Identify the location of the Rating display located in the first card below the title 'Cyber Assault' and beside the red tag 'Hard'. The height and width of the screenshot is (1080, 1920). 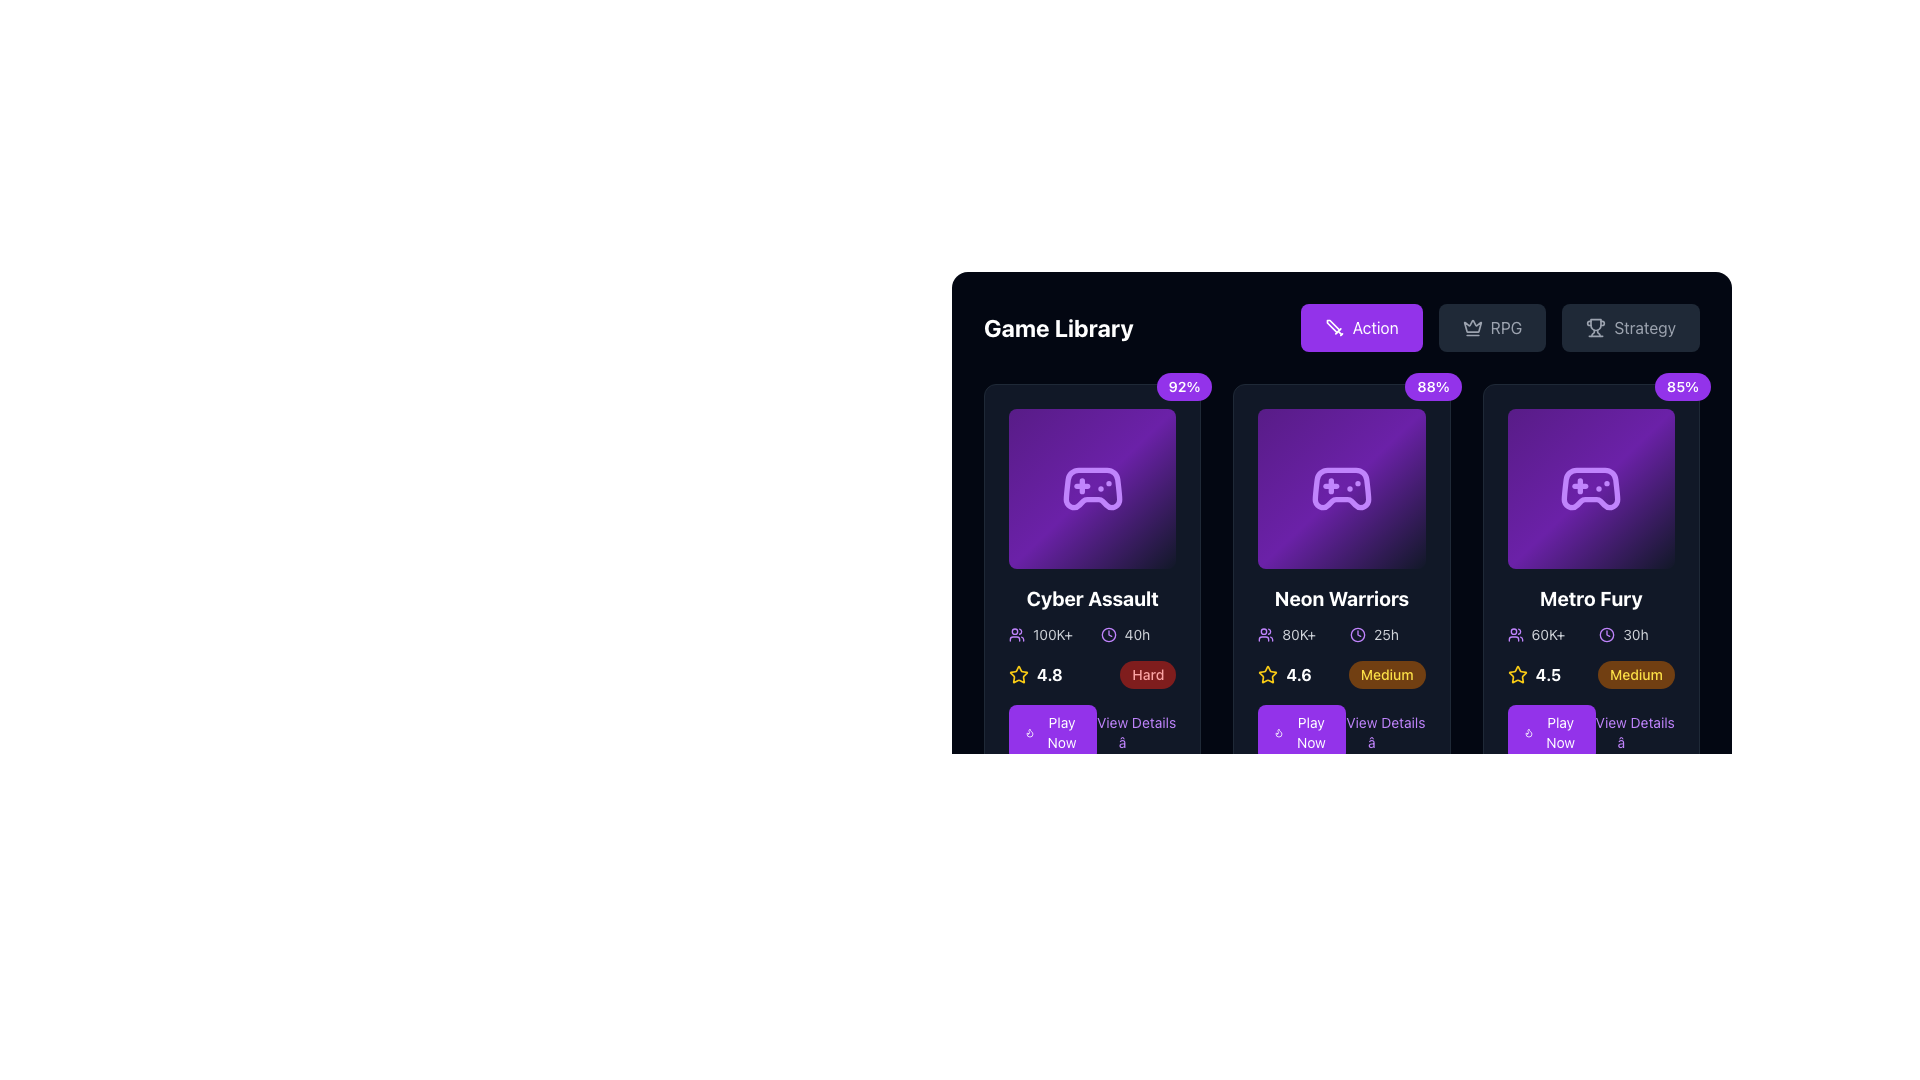
(1035, 675).